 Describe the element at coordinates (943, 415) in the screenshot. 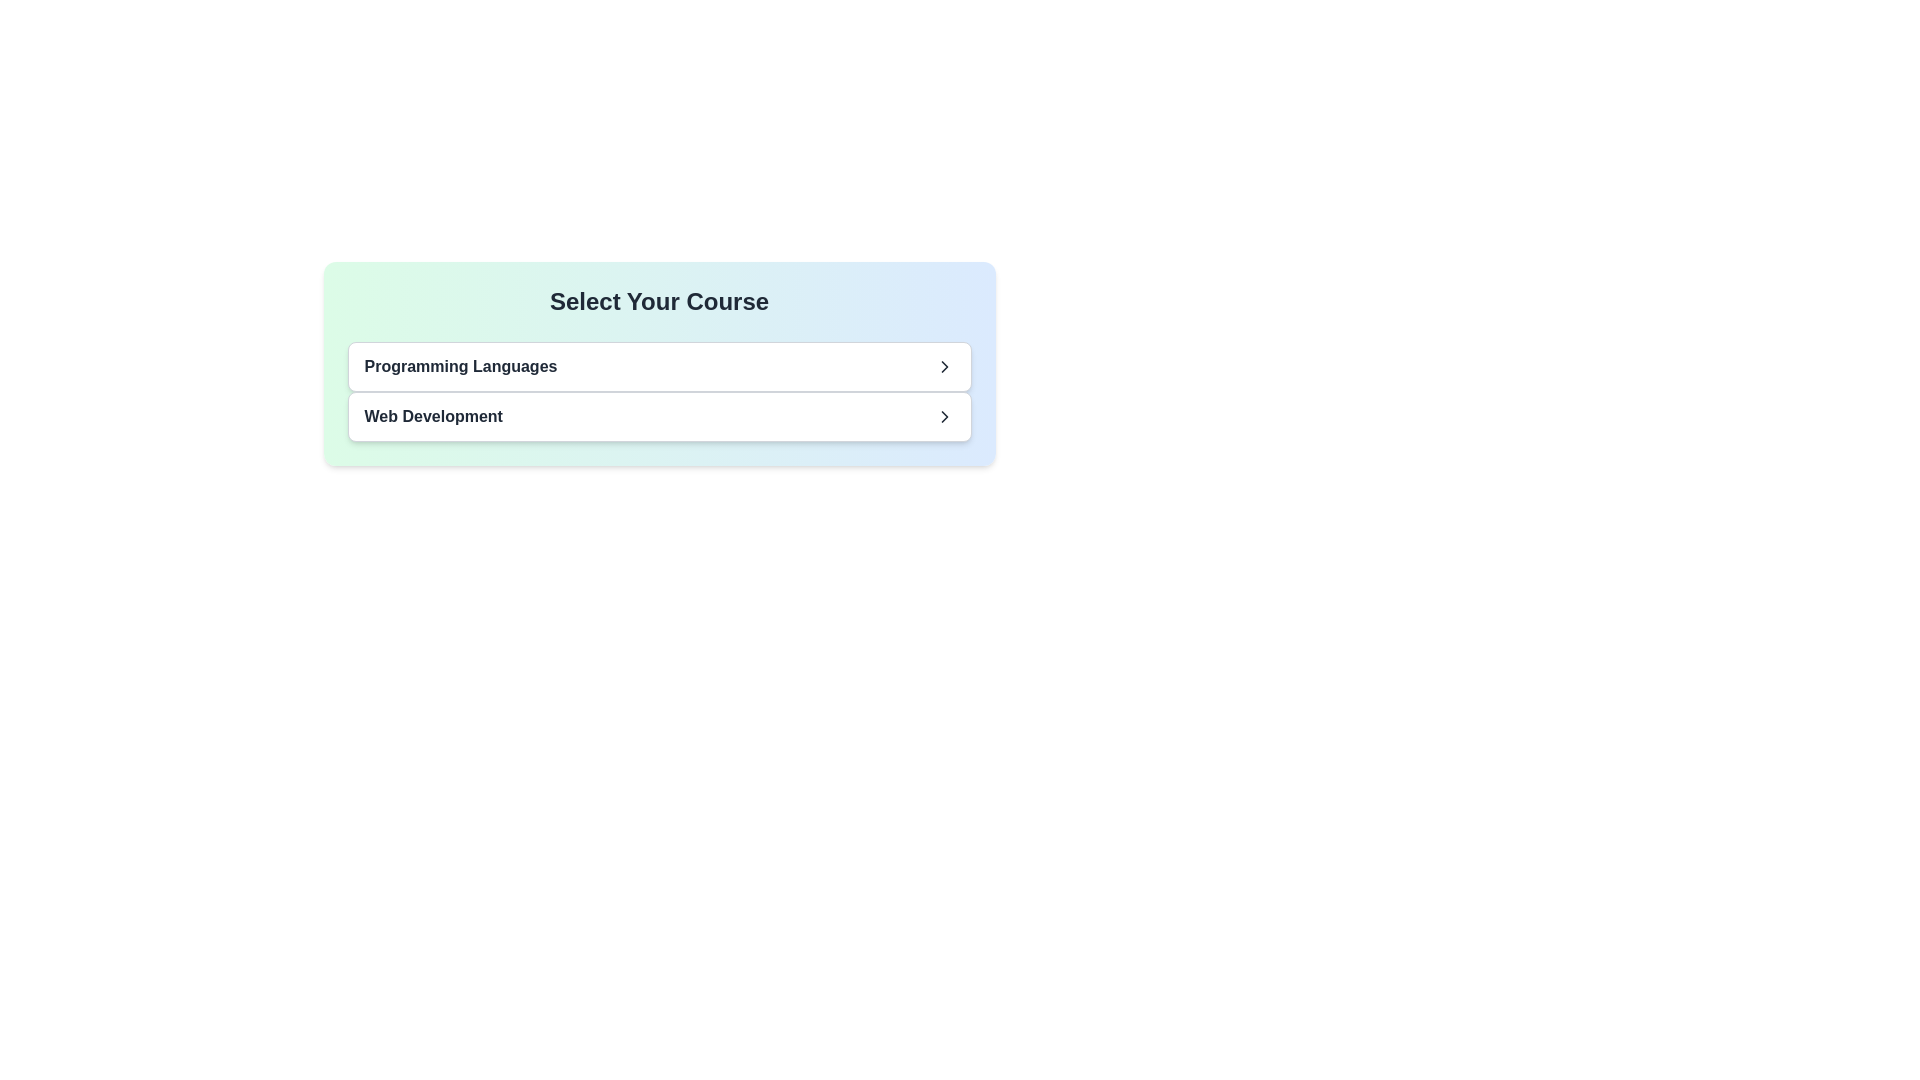

I see `the navigation icon located at the right edge of the 'Web Development' text label in the course menu` at that location.